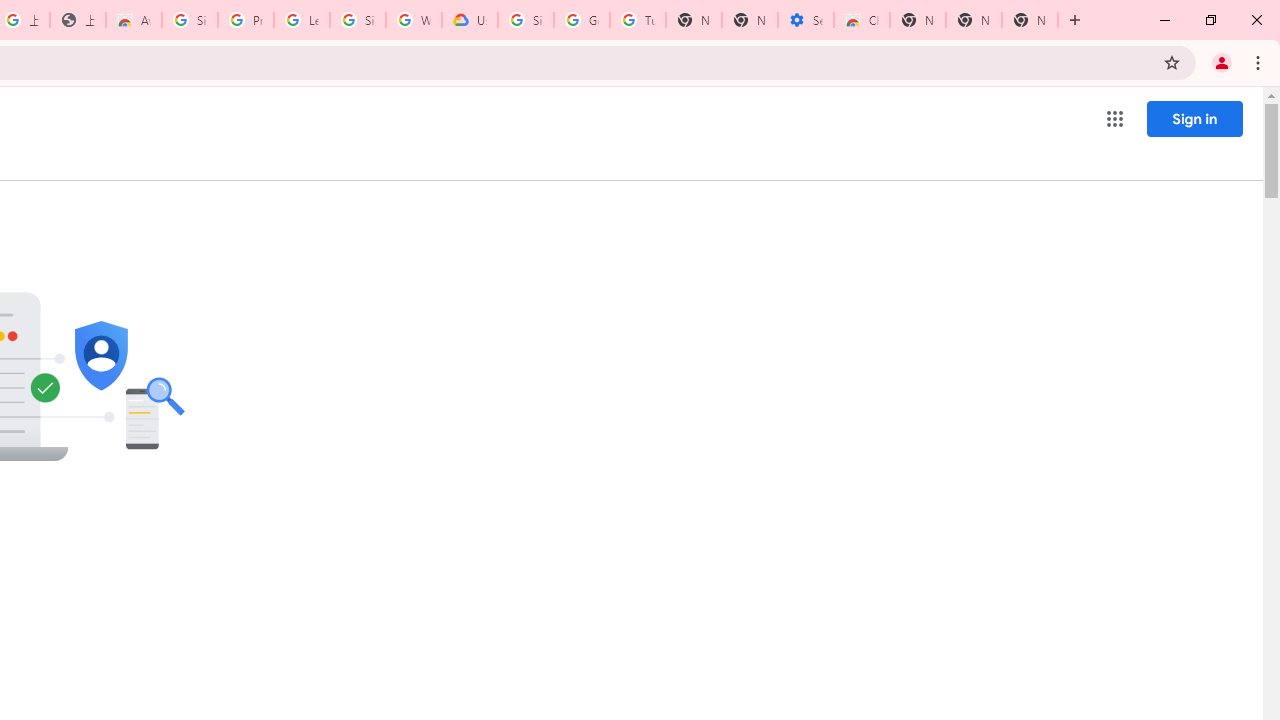 Image resolution: width=1280 pixels, height=720 pixels. What do you see at coordinates (133, 20) in the screenshot?
I see `'Awesome Screen Recorder & Screenshot - Chrome Web Store'` at bounding box center [133, 20].